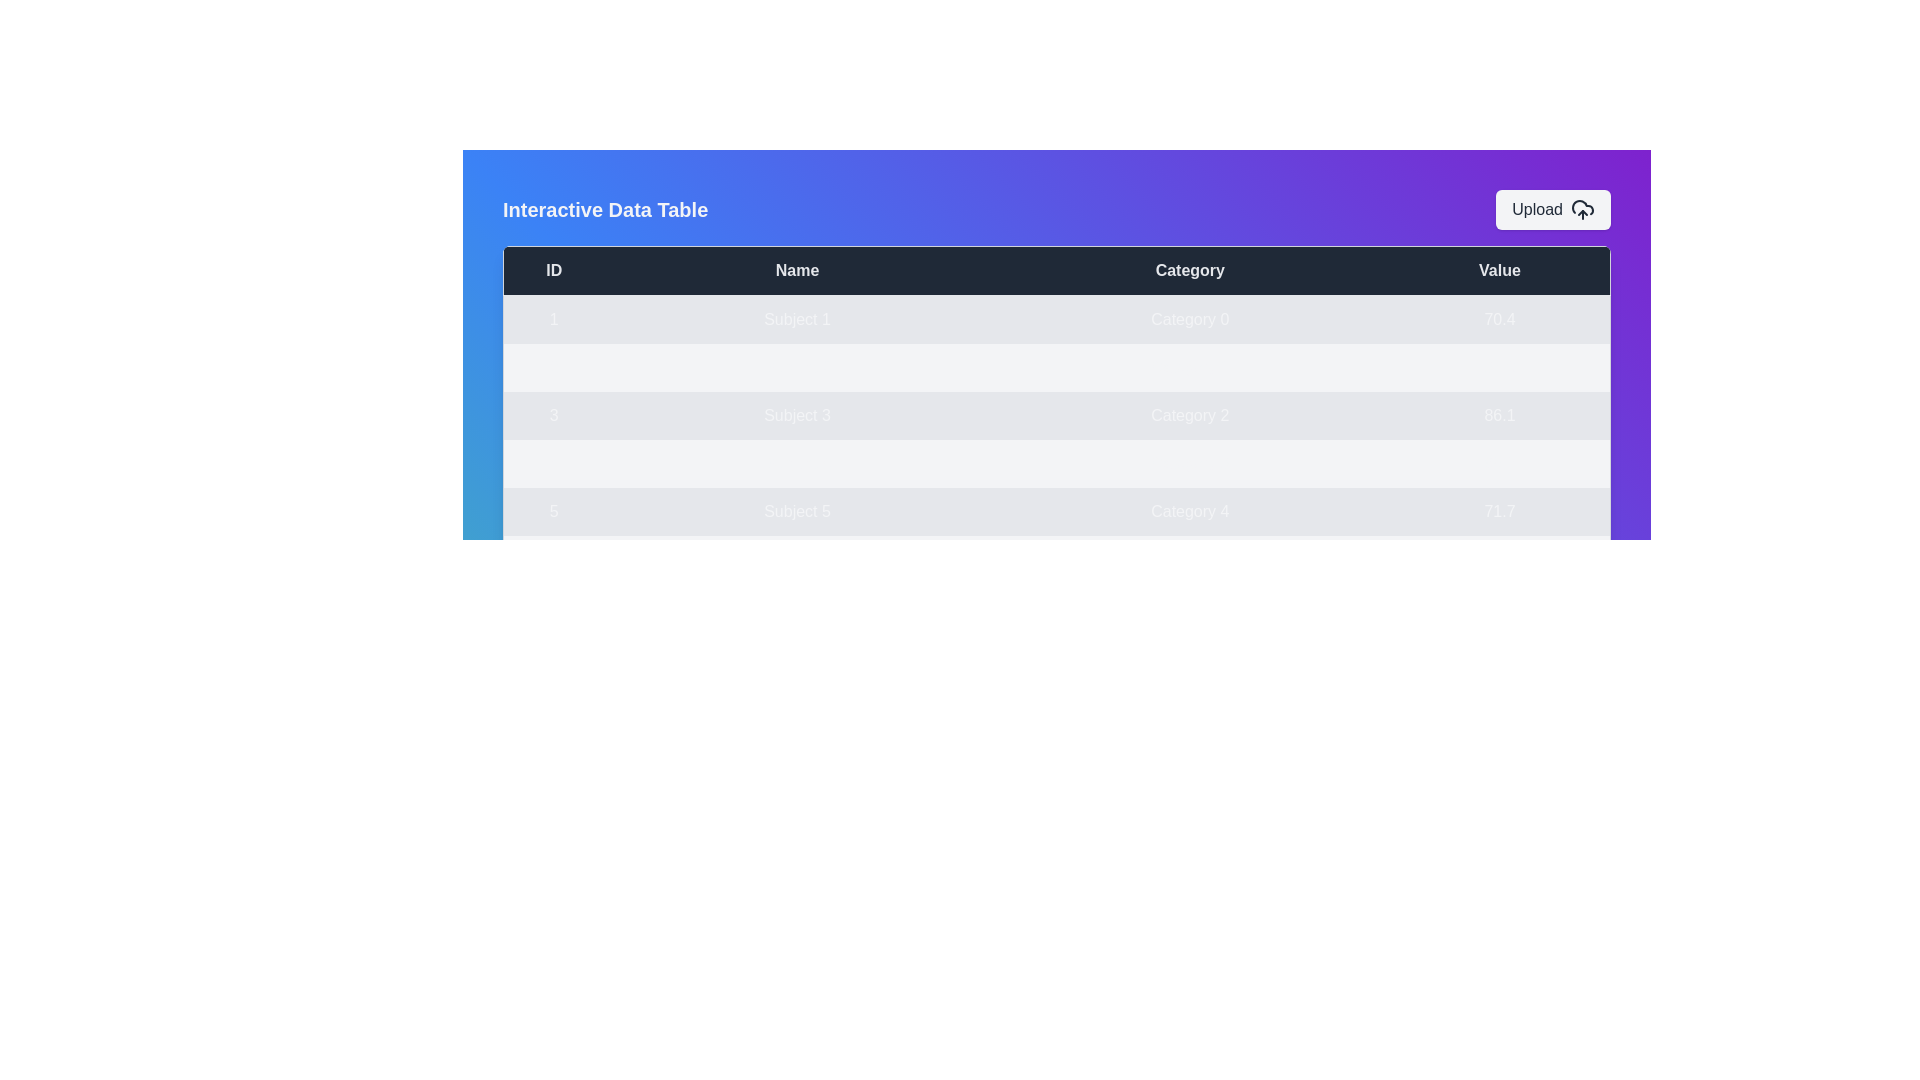  What do you see at coordinates (1500, 270) in the screenshot?
I see `the table header 'Value' to sort the data` at bounding box center [1500, 270].